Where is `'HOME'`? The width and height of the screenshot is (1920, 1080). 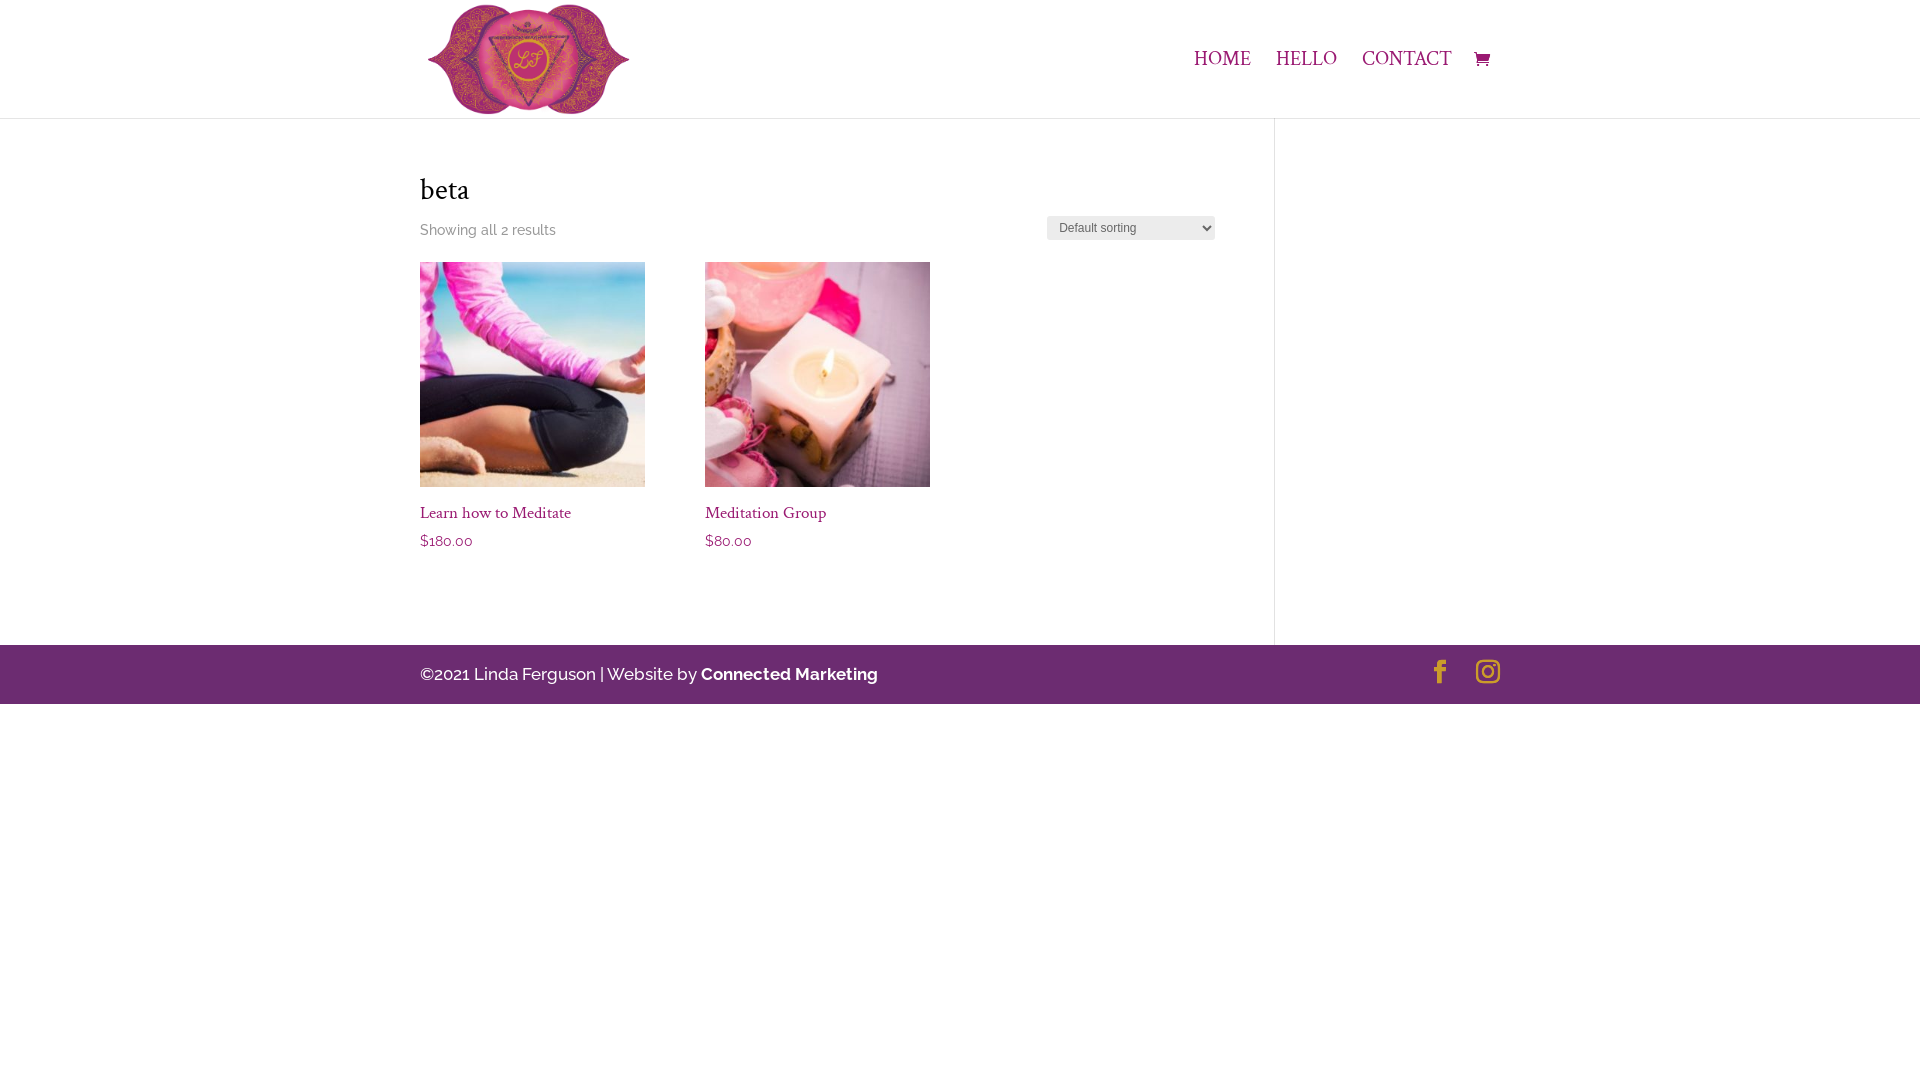 'HOME' is located at coordinates (1221, 83).